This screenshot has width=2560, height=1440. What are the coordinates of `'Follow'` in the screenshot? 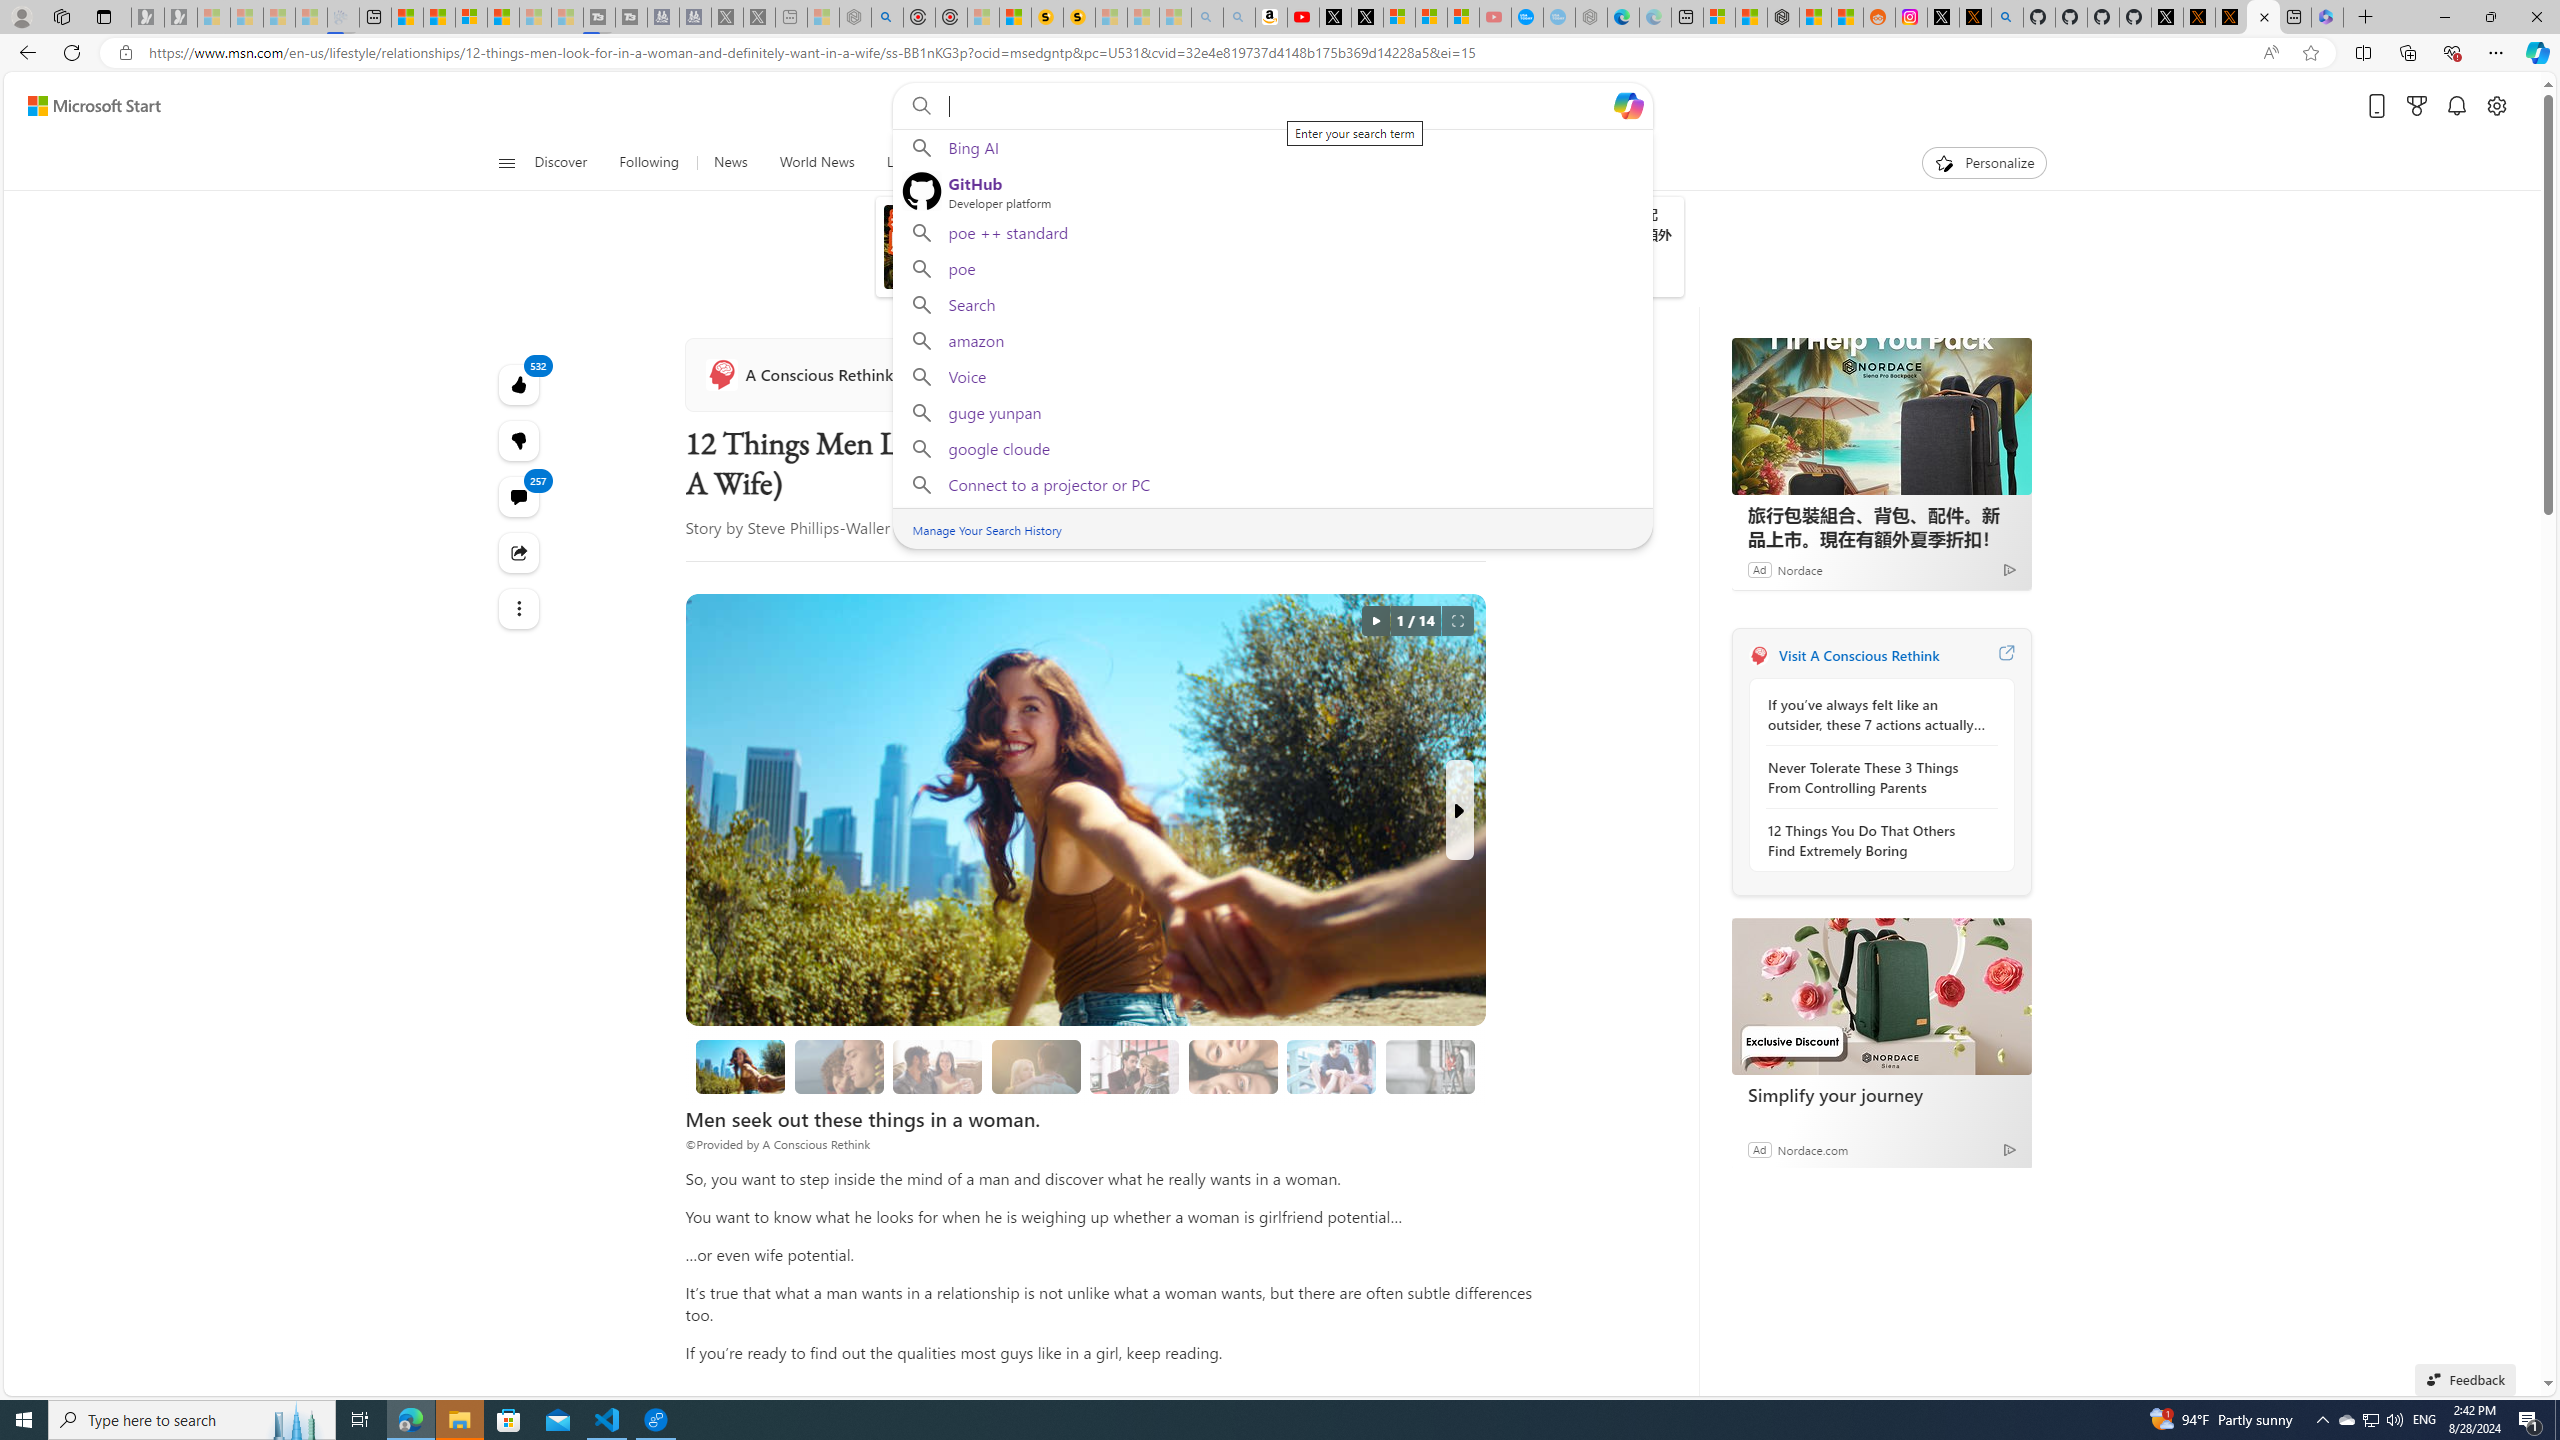 It's located at (946, 375).